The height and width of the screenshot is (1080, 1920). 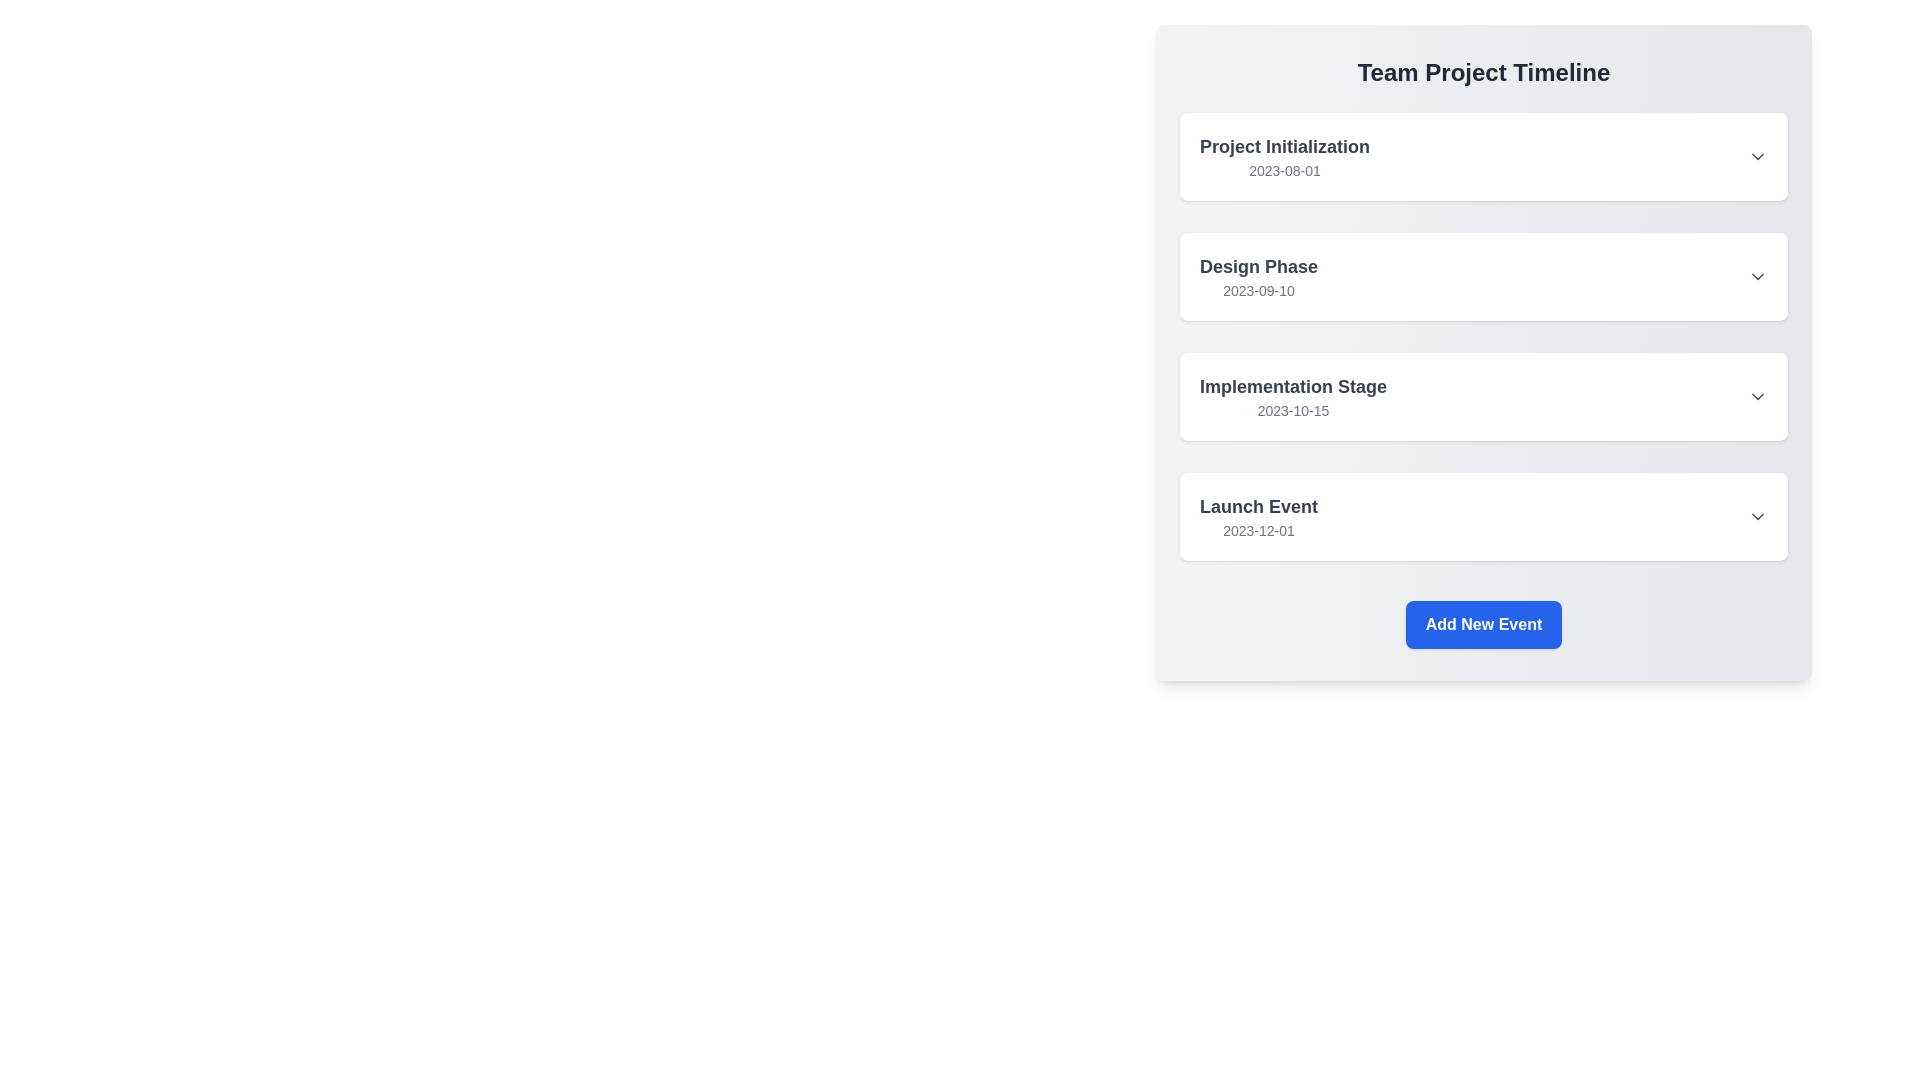 What do you see at coordinates (1293, 386) in the screenshot?
I see `text label that identifies the 'Implementation Stage' in the 'Team Project Timeline' interface, located at the top of the third card in the sequence` at bounding box center [1293, 386].